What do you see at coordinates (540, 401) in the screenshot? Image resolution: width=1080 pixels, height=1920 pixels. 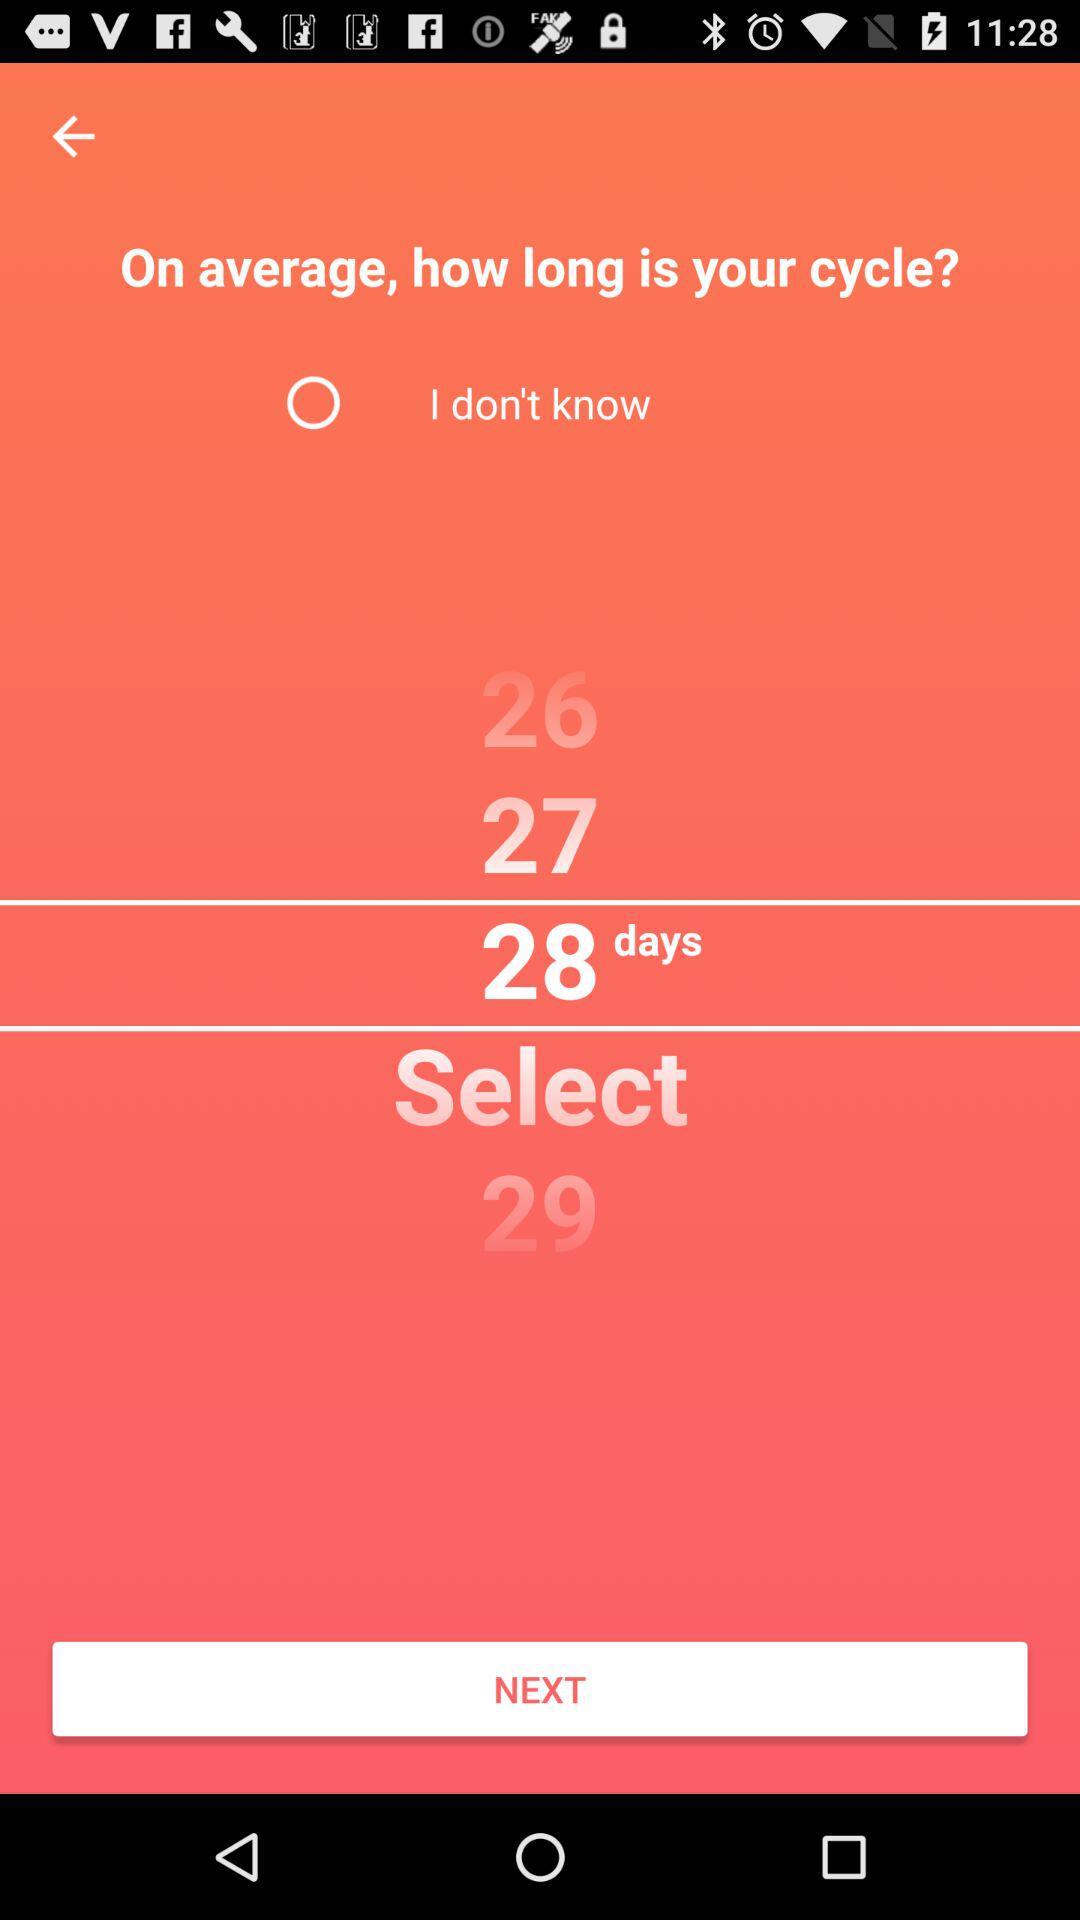 I see `item below the on average how item` at bounding box center [540, 401].